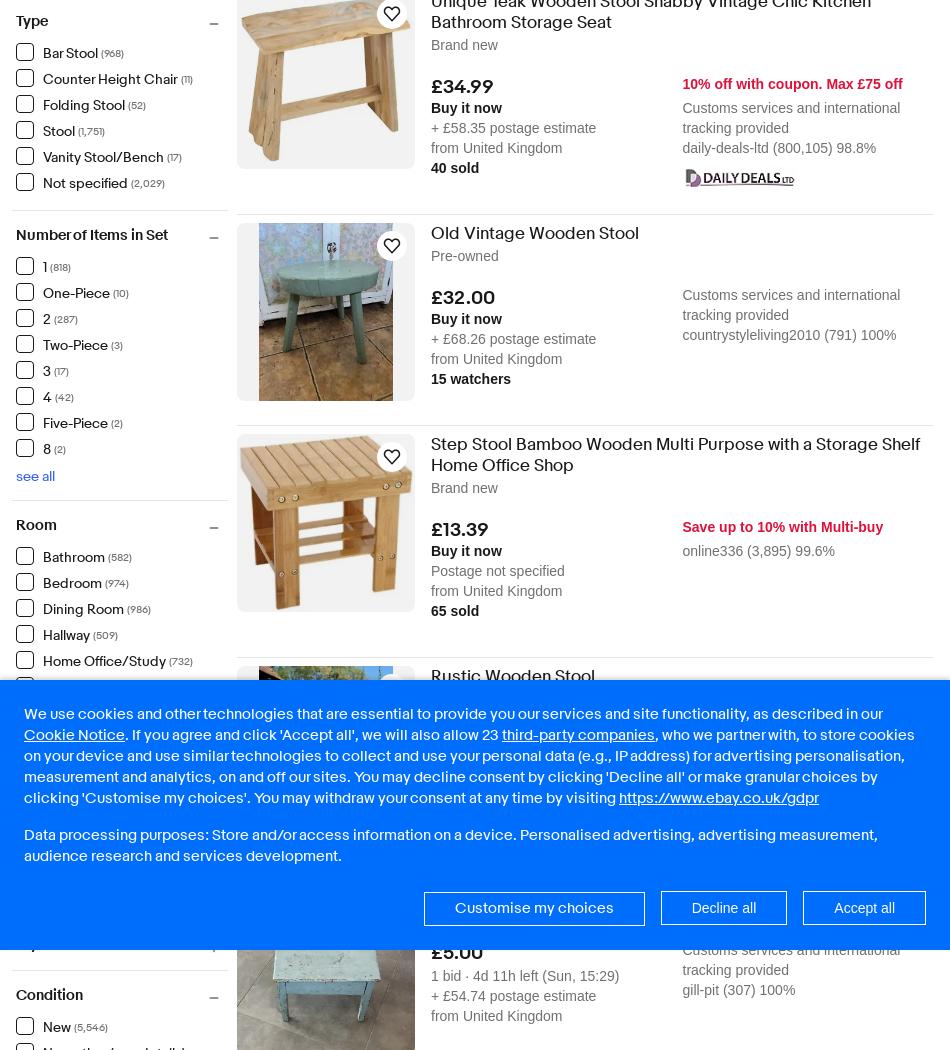 This screenshot has height=1050, width=950. What do you see at coordinates (32, 943) in the screenshot?
I see `'Style'` at bounding box center [32, 943].